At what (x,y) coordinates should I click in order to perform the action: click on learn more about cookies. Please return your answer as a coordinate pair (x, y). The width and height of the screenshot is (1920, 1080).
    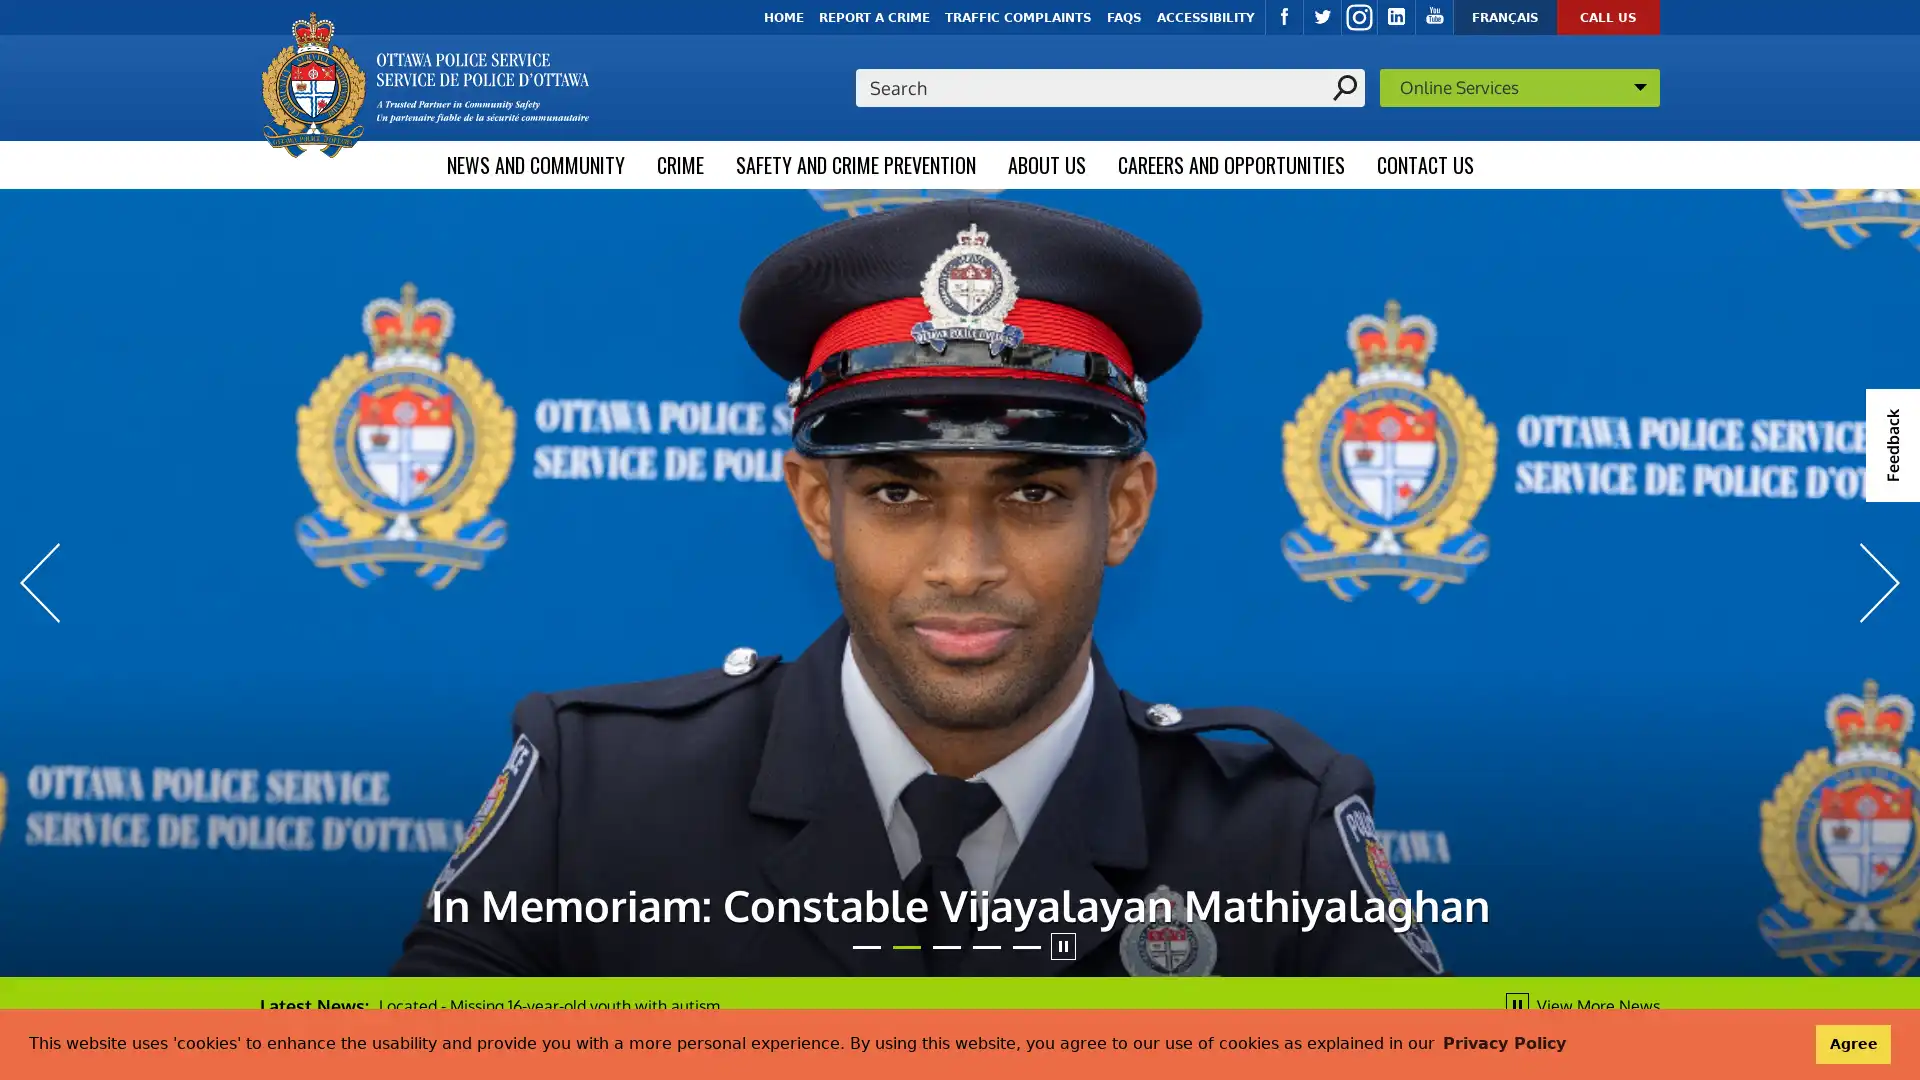
    Looking at the image, I should click on (1503, 1043).